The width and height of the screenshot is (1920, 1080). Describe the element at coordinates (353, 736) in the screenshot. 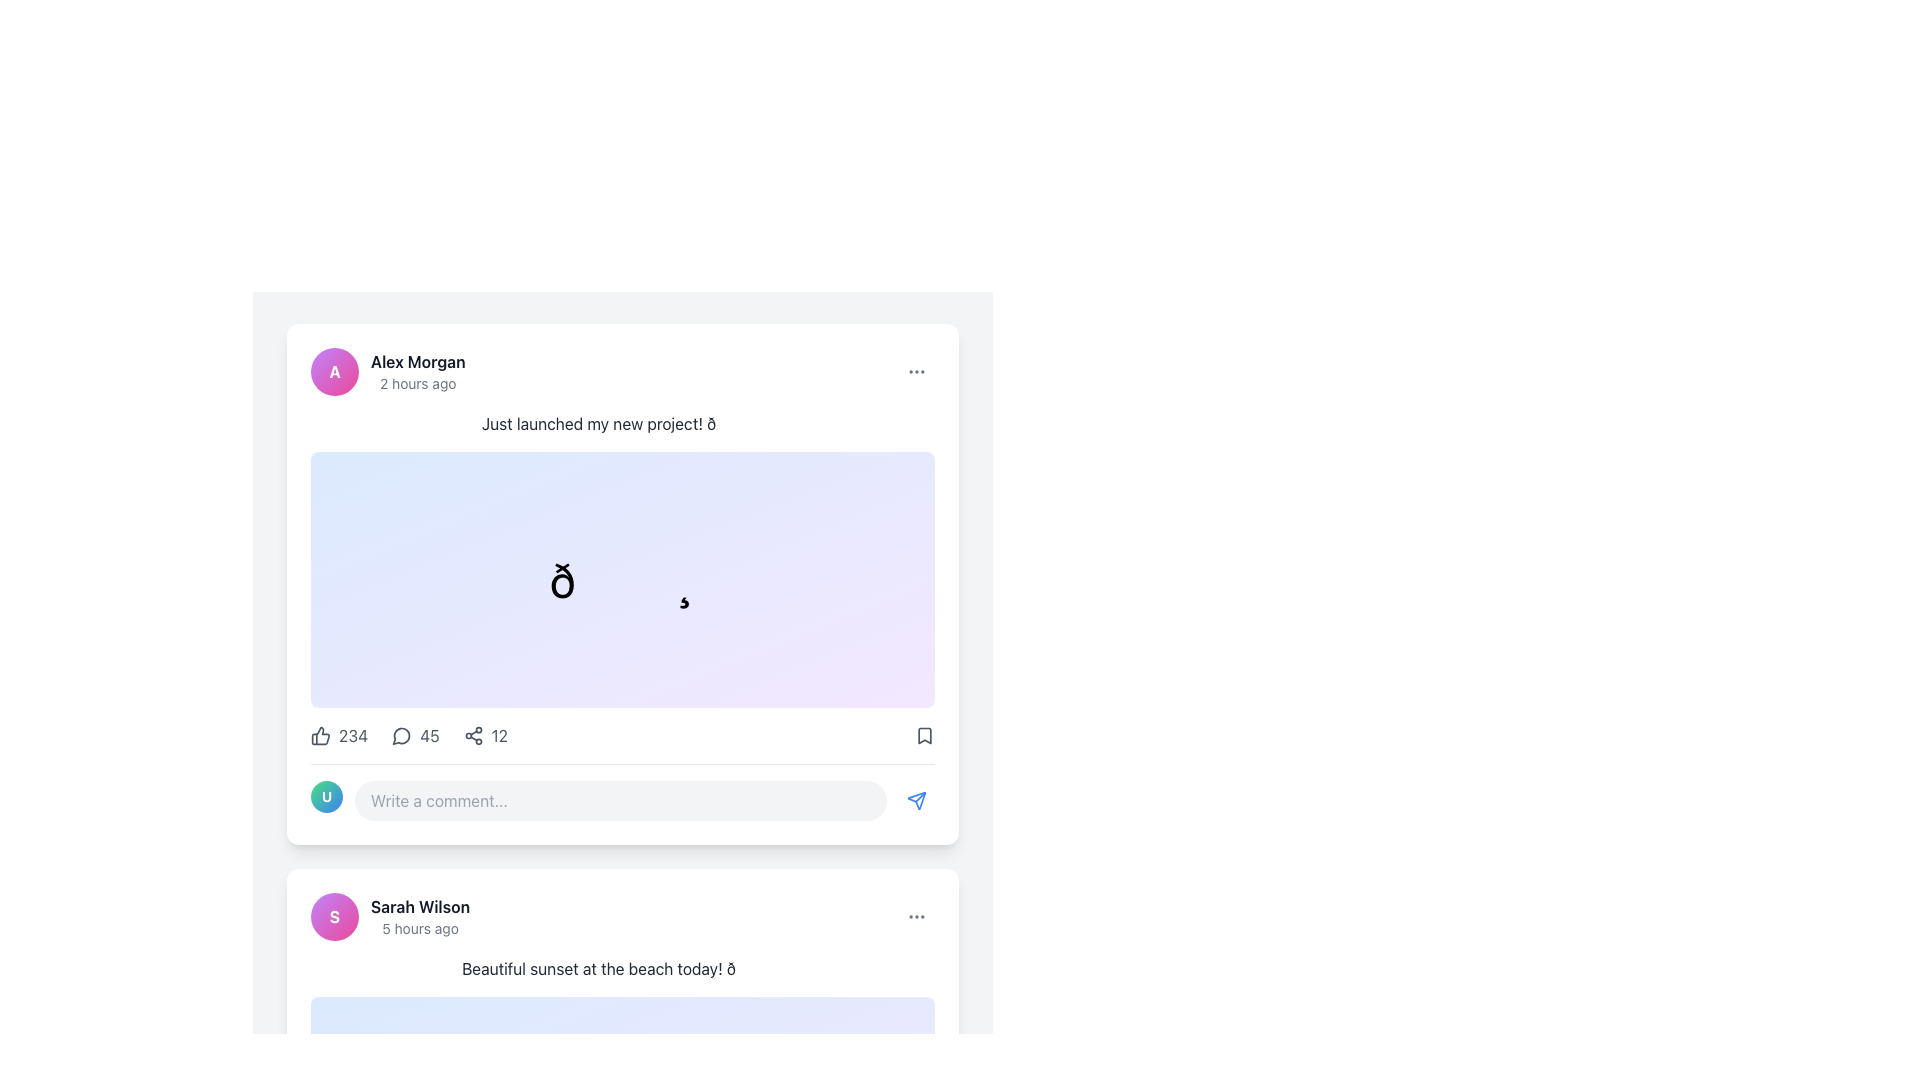

I see `the numerical text displaying the count of likes or approvals located to the right of the thumbs-up icon in the bottom-left section of the post card` at that location.